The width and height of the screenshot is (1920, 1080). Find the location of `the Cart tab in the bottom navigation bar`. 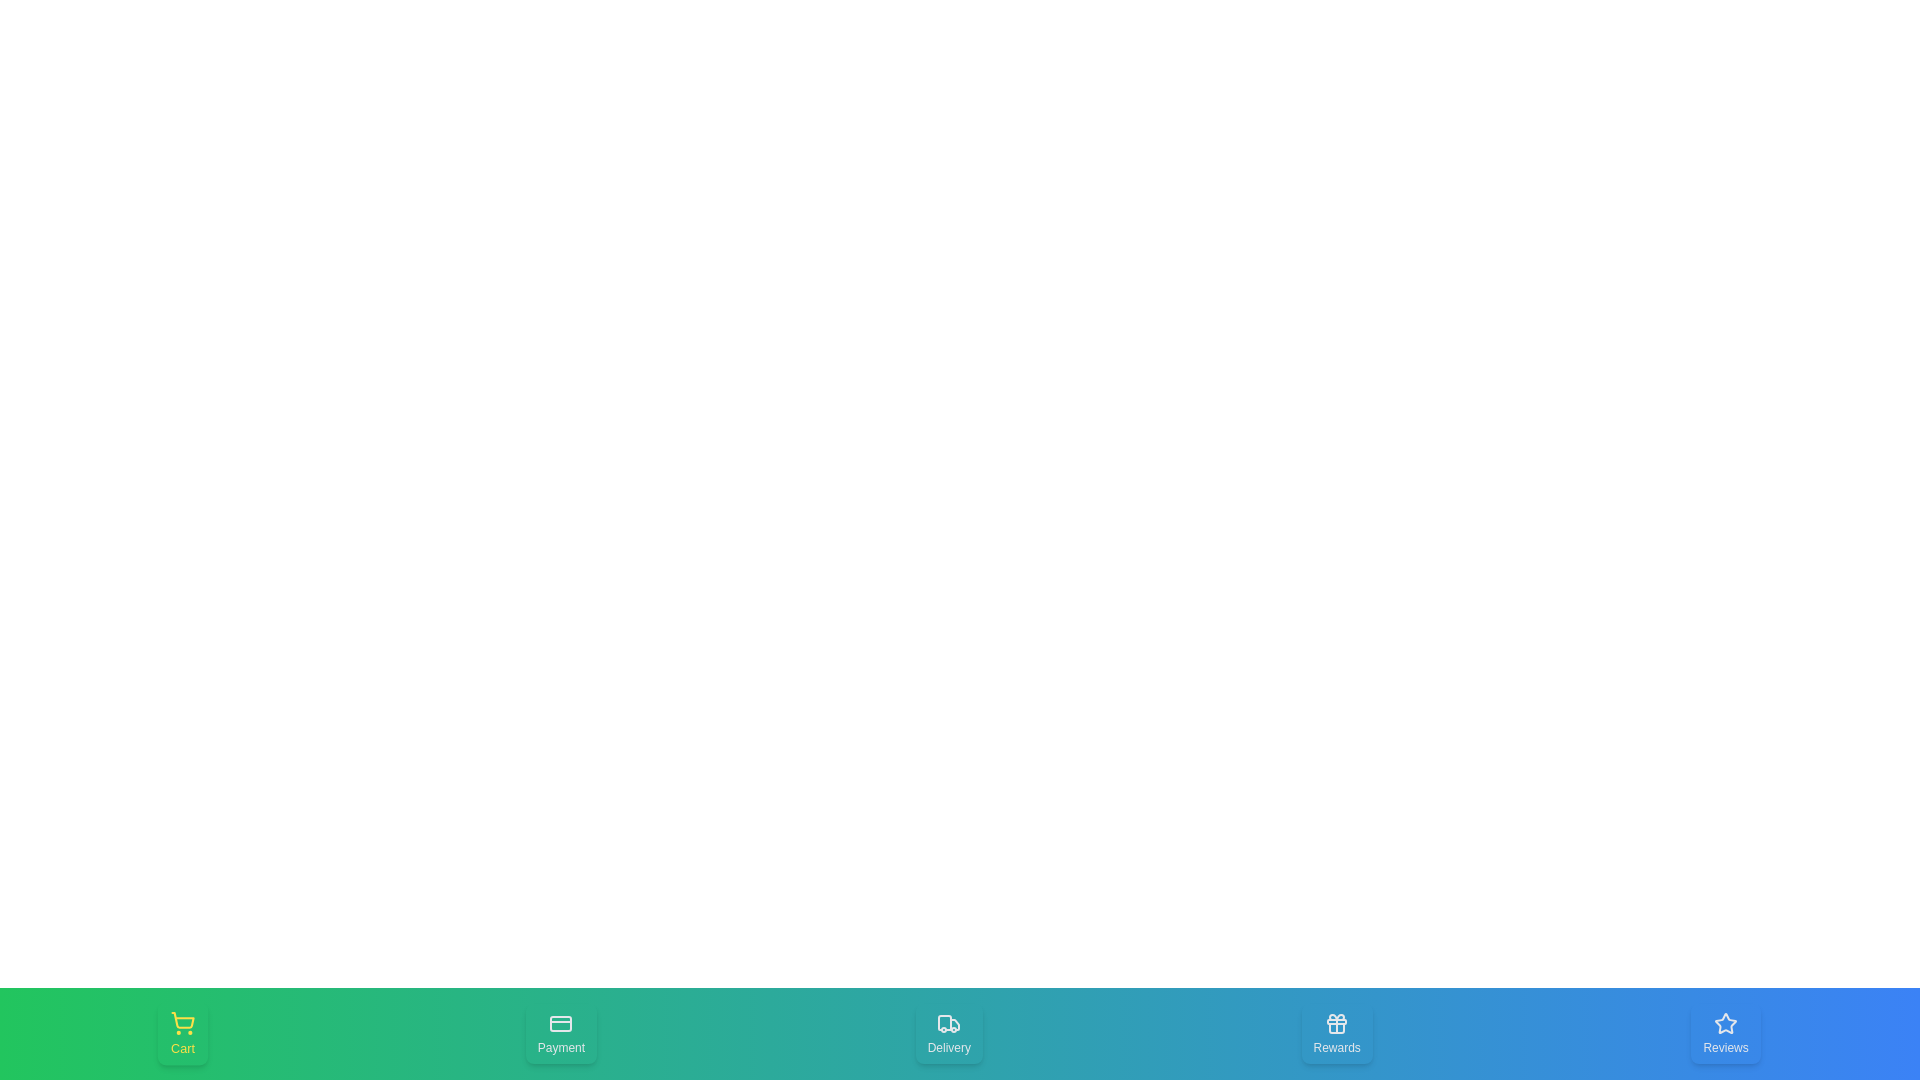

the Cart tab in the bottom navigation bar is located at coordinates (182, 1033).